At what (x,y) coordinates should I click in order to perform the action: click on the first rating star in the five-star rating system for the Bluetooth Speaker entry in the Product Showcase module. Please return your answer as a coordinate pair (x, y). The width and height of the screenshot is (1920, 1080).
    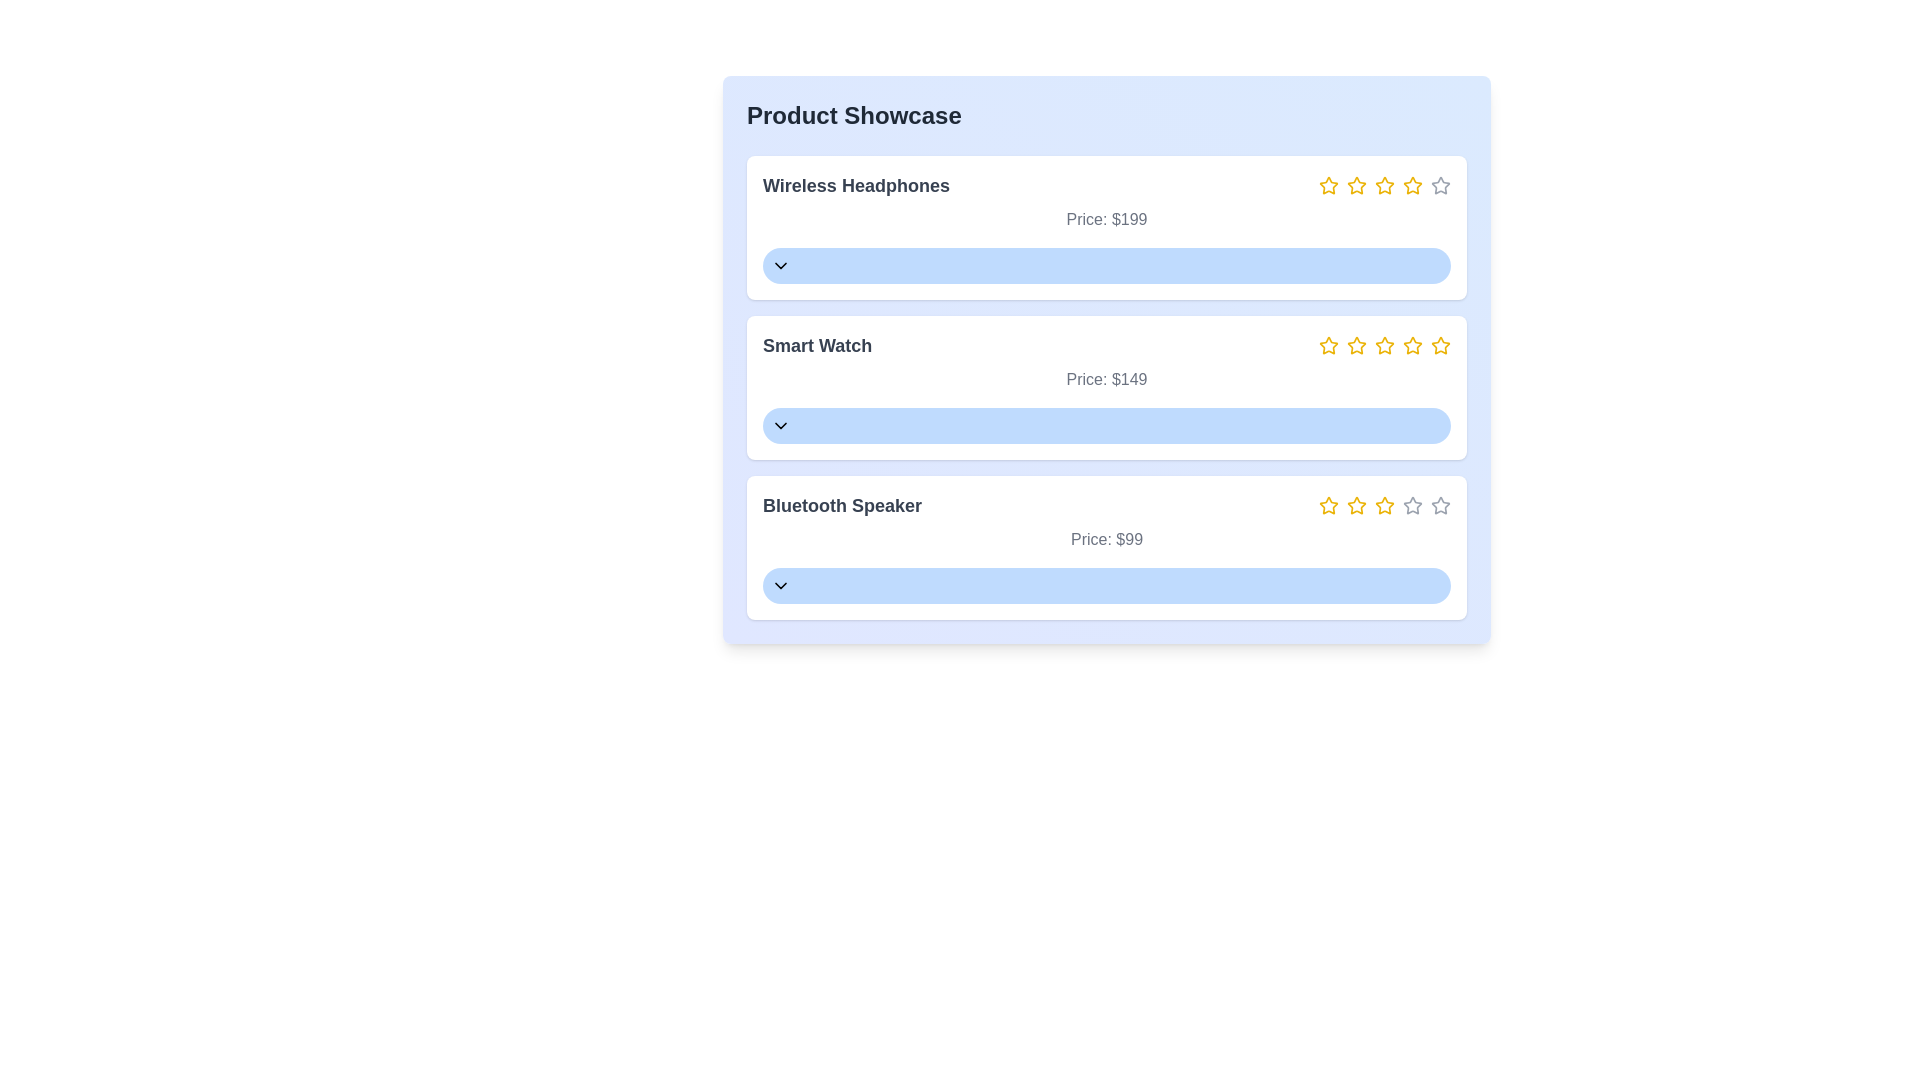
    Looking at the image, I should click on (1329, 504).